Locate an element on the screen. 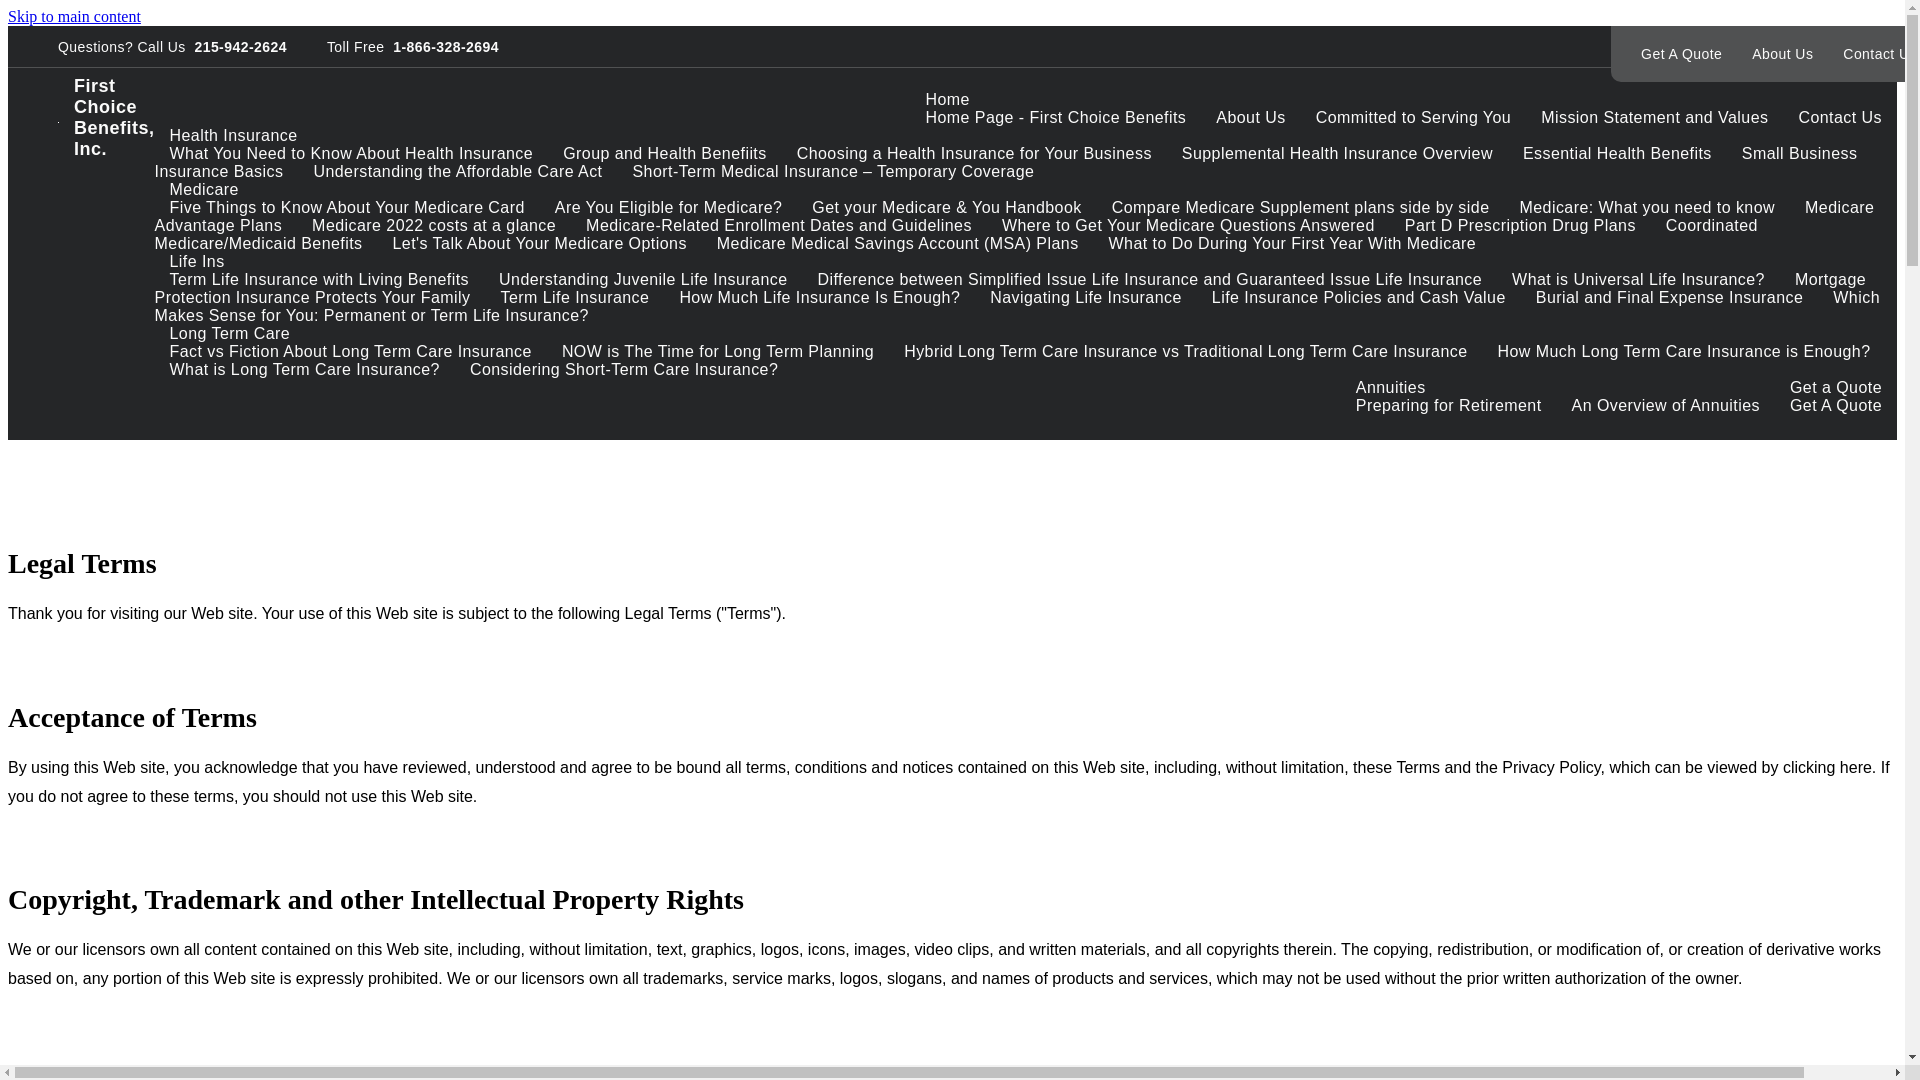 This screenshot has width=1920, height=1080. 'Home' is located at coordinates (945, 99).